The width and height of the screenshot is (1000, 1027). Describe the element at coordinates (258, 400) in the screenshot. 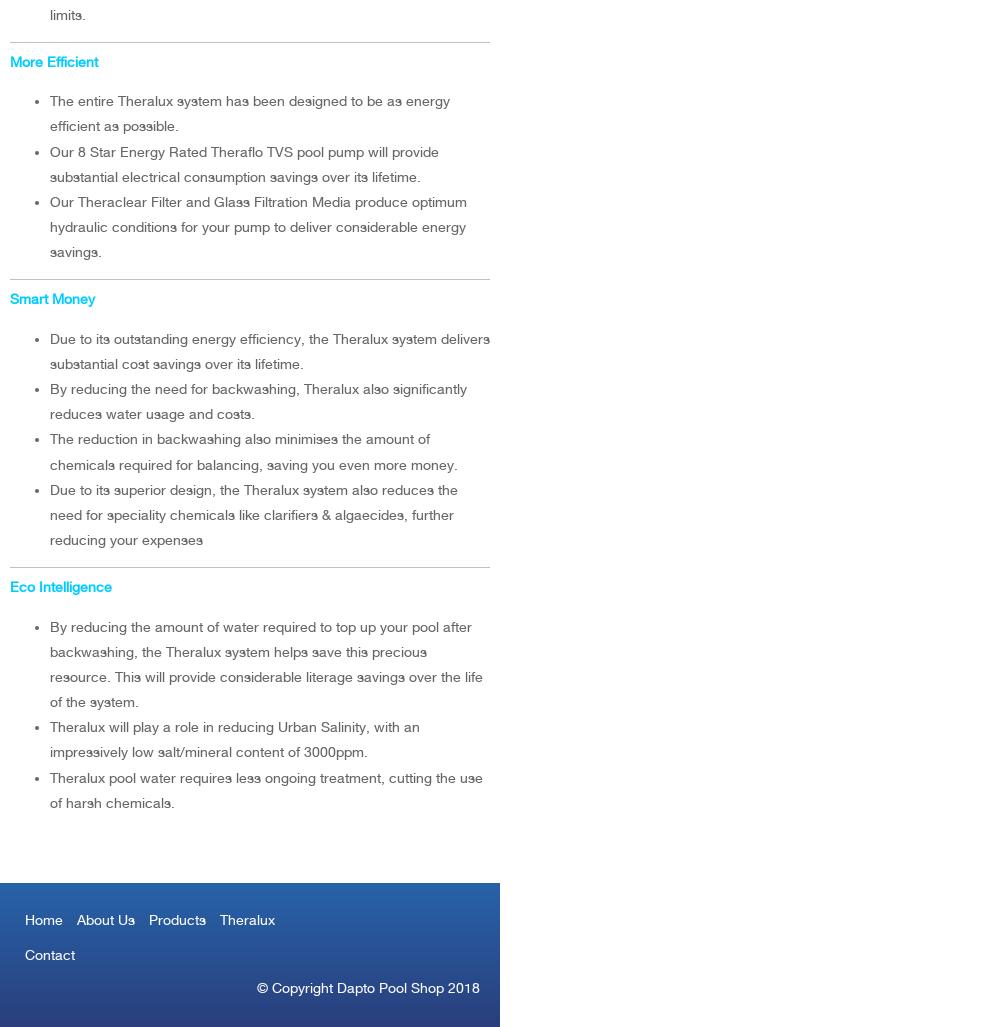

I see `'By reducing the need for backwashing, Theralux also significantly reduces water usage and costs.'` at that location.